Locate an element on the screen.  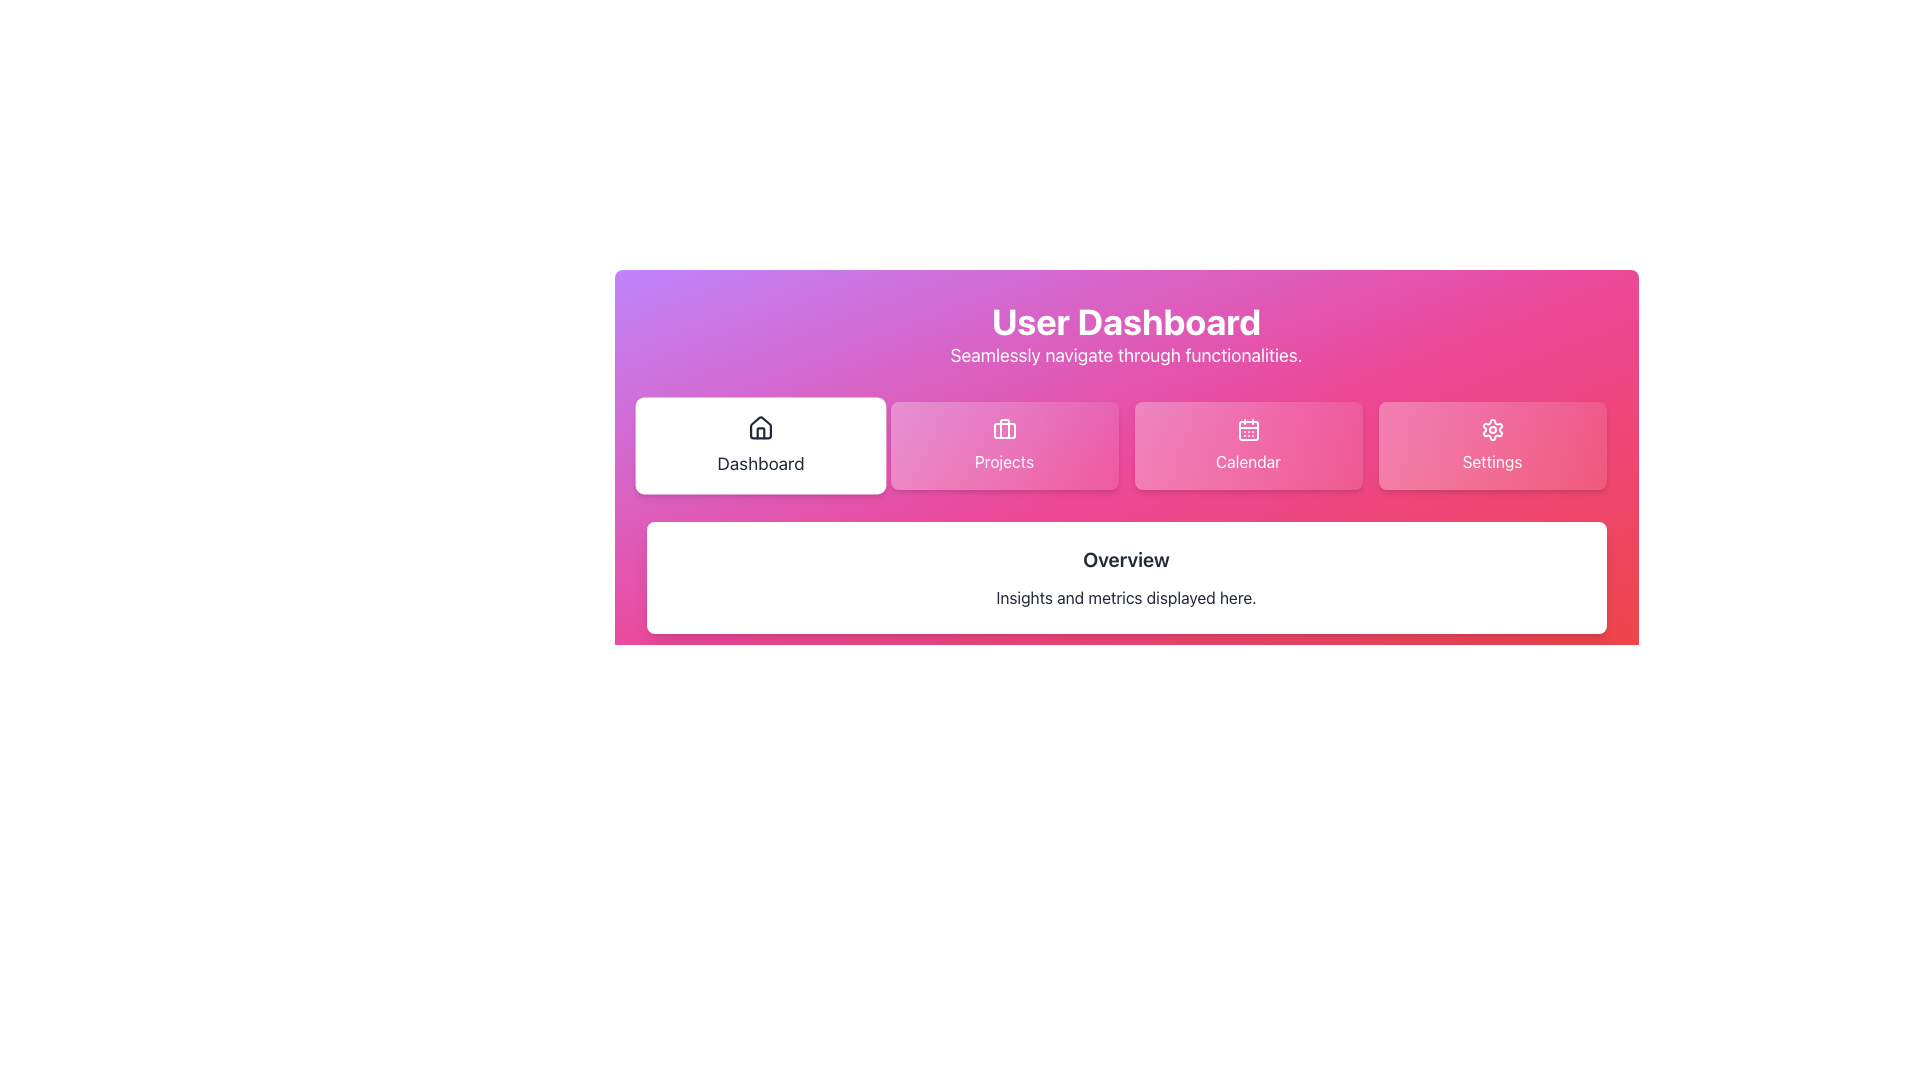
the static text element that states 'Insights and metrics displayed here', which is centrally aligned beneath the 'Overview' heading in the dashboard interface is located at coordinates (1126, 596).